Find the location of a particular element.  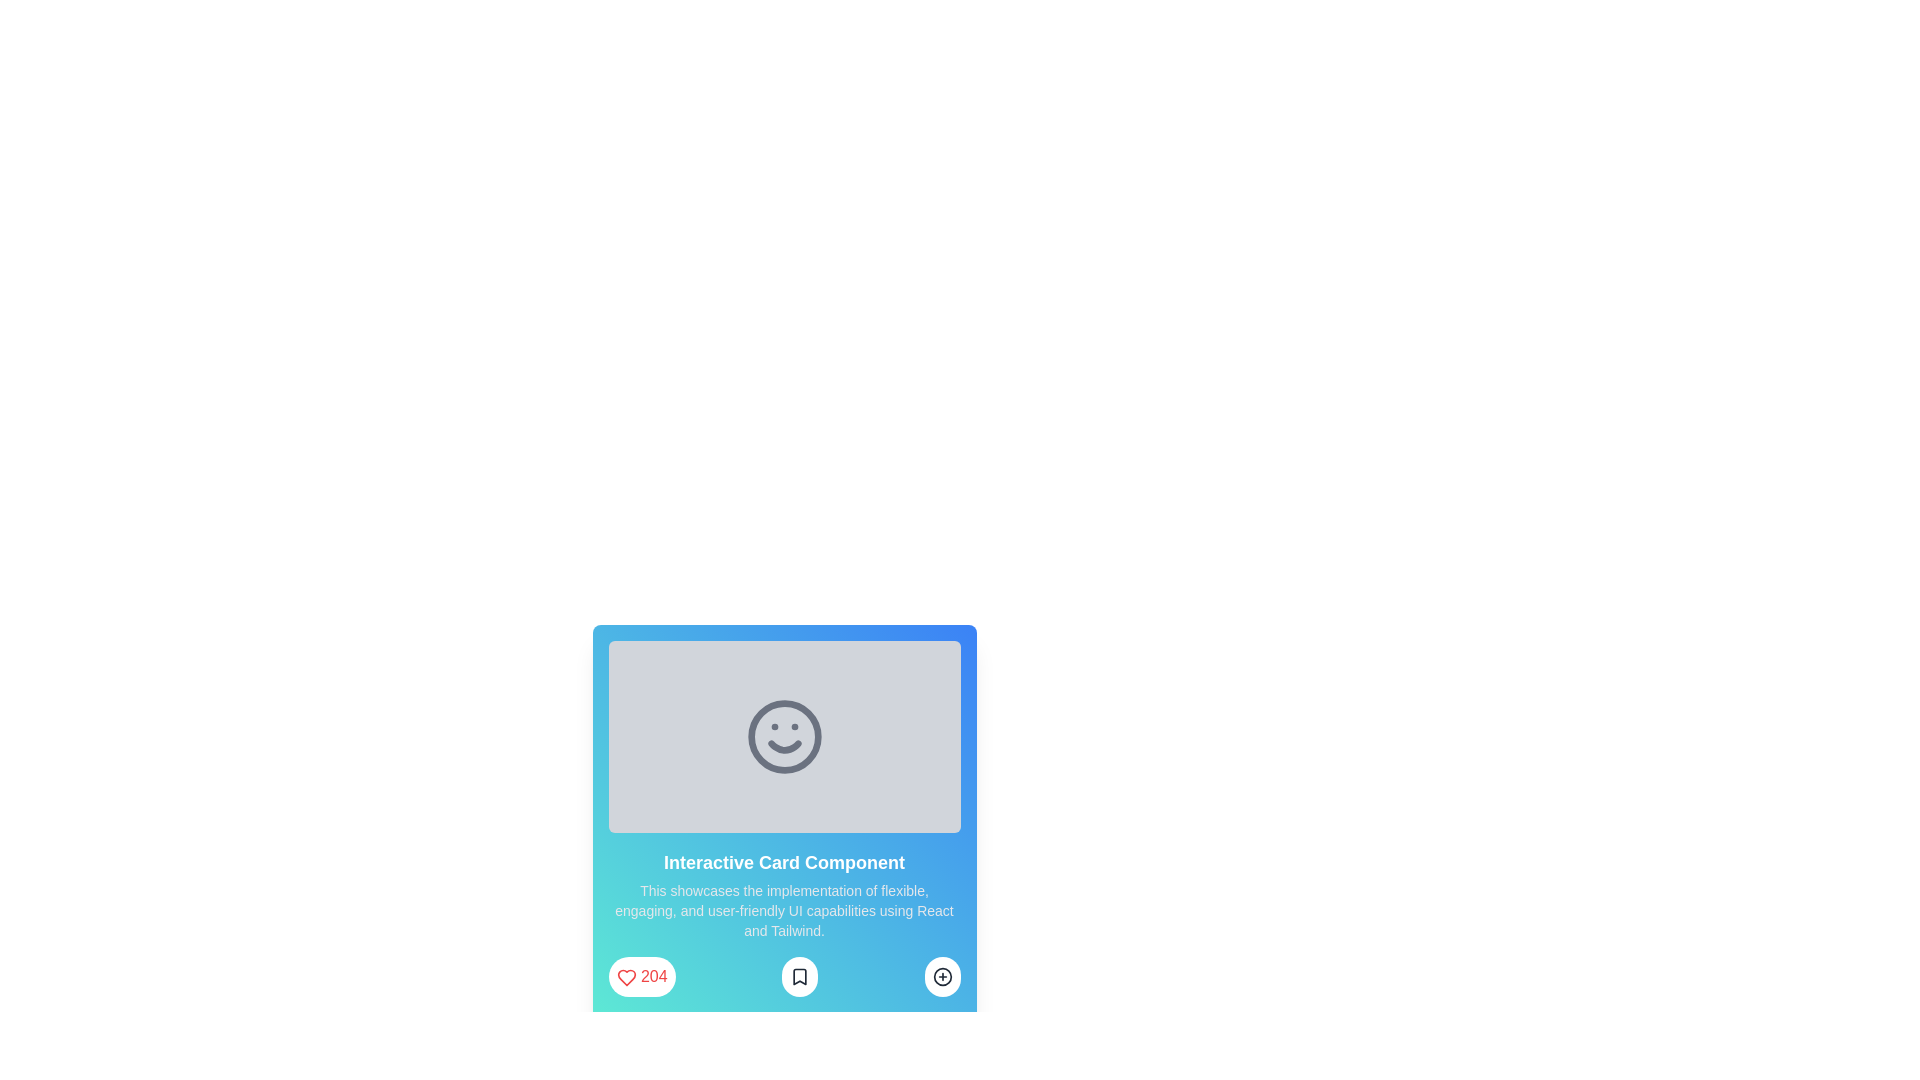

the bookmark button located in the center of the three horizontally aligned circular buttons at the bottom of the card is located at coordinates (800, 975).